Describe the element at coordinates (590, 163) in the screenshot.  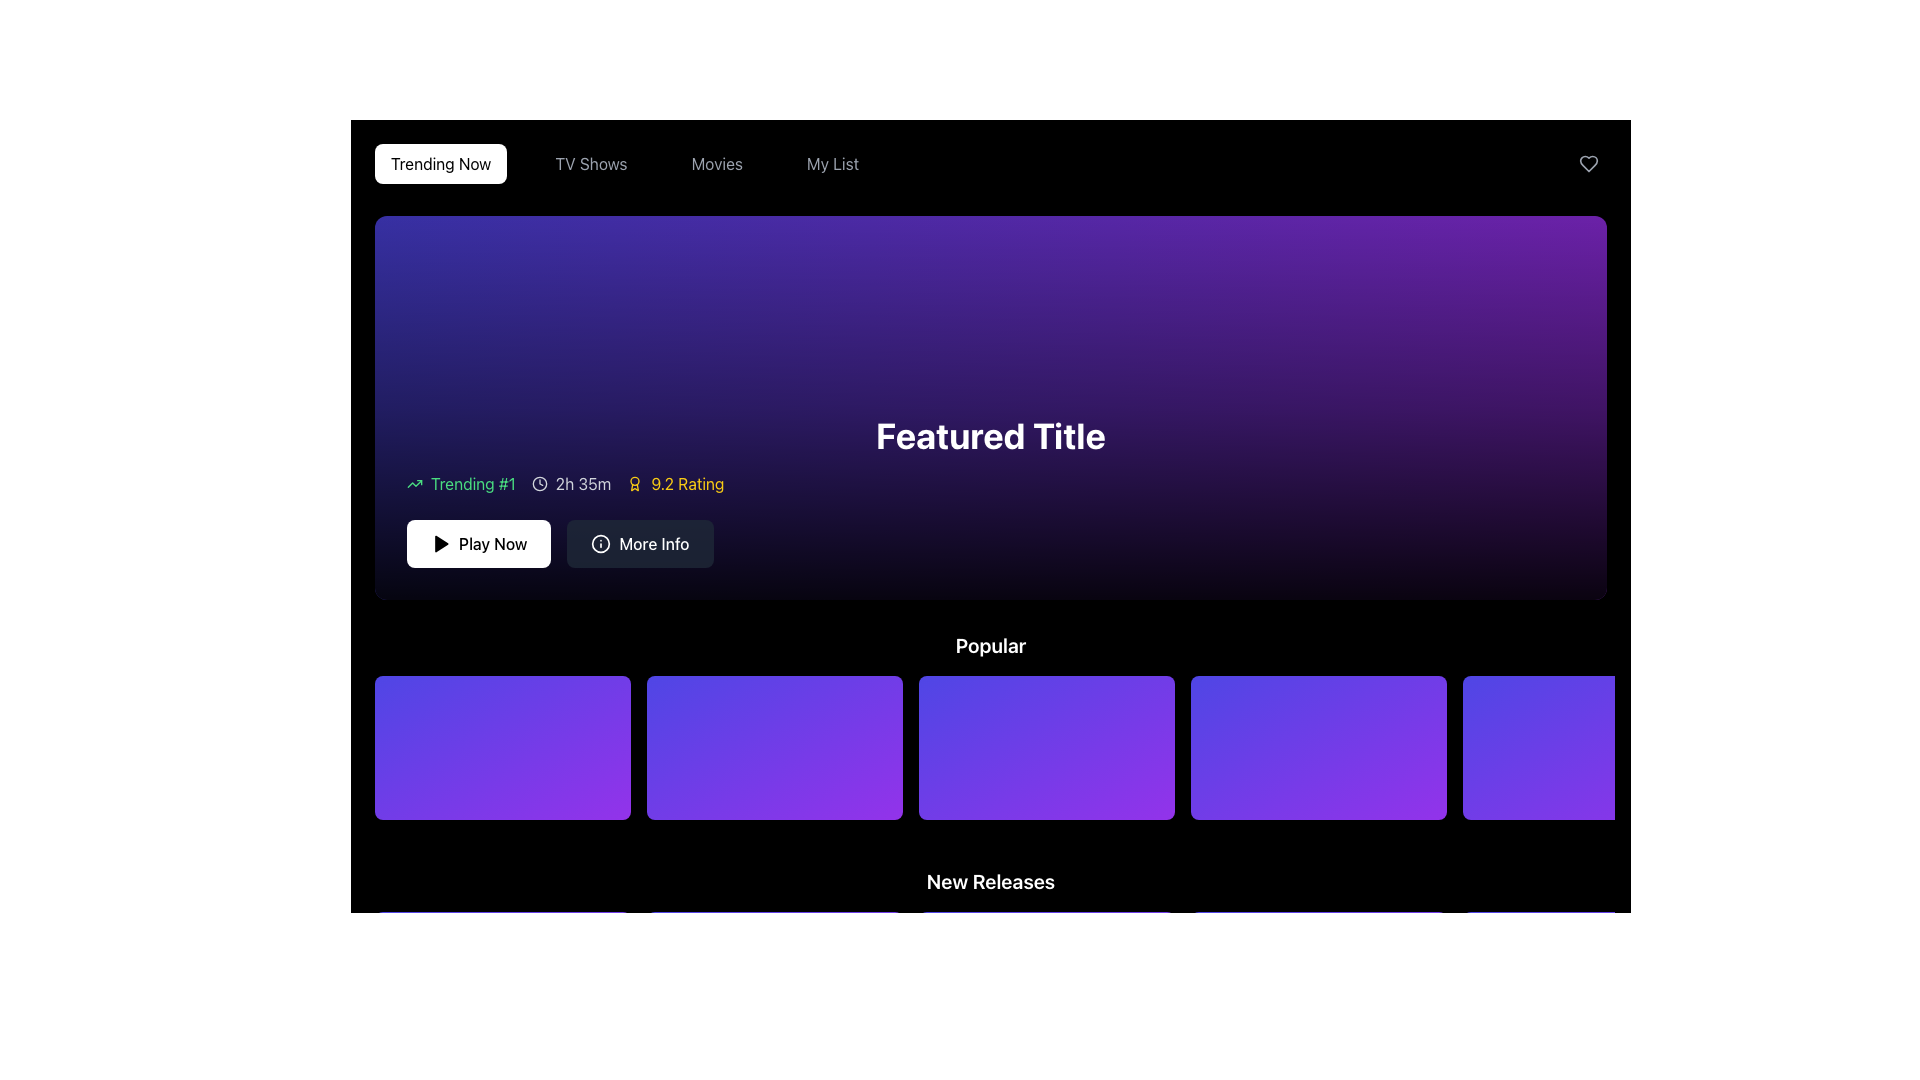
I see `the 'TV Shows' button in the navigation menu` at that location.